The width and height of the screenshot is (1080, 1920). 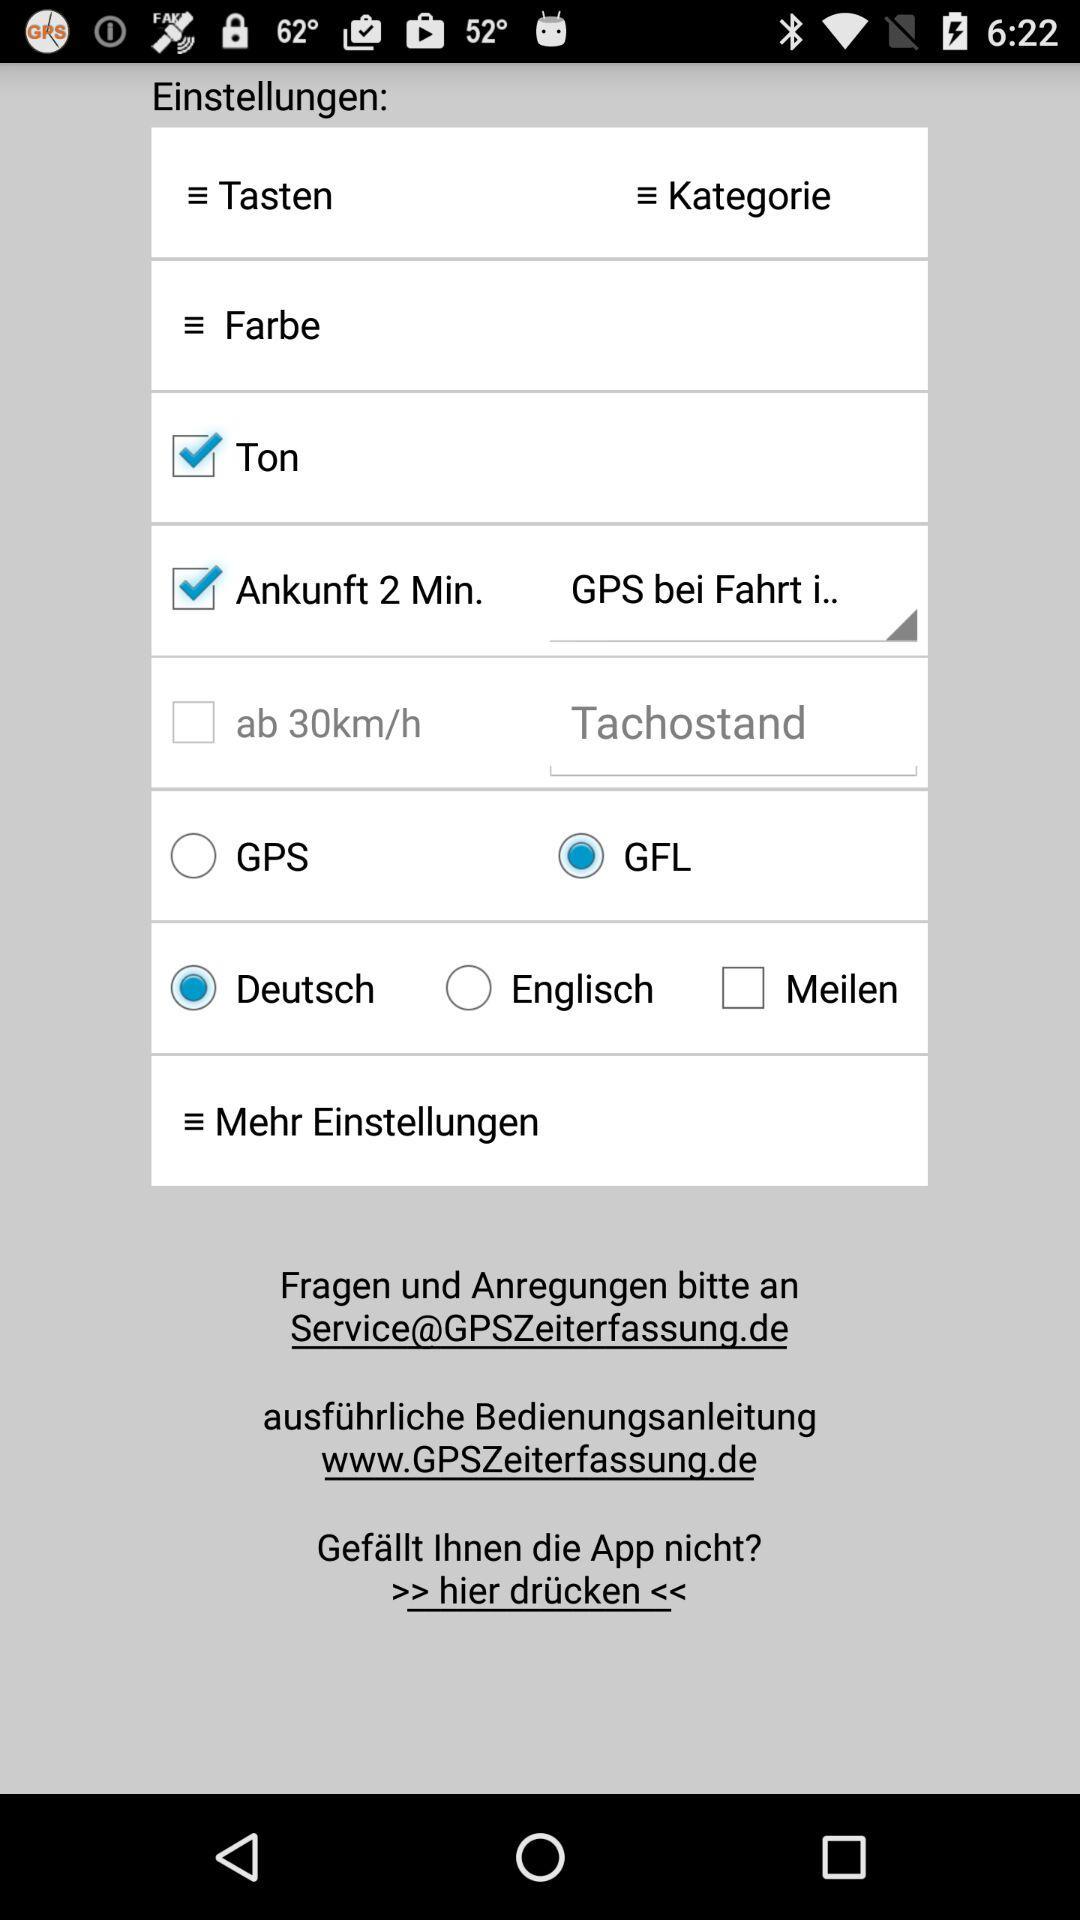 I want to click on the gfl item, so click(x=733, y=855).